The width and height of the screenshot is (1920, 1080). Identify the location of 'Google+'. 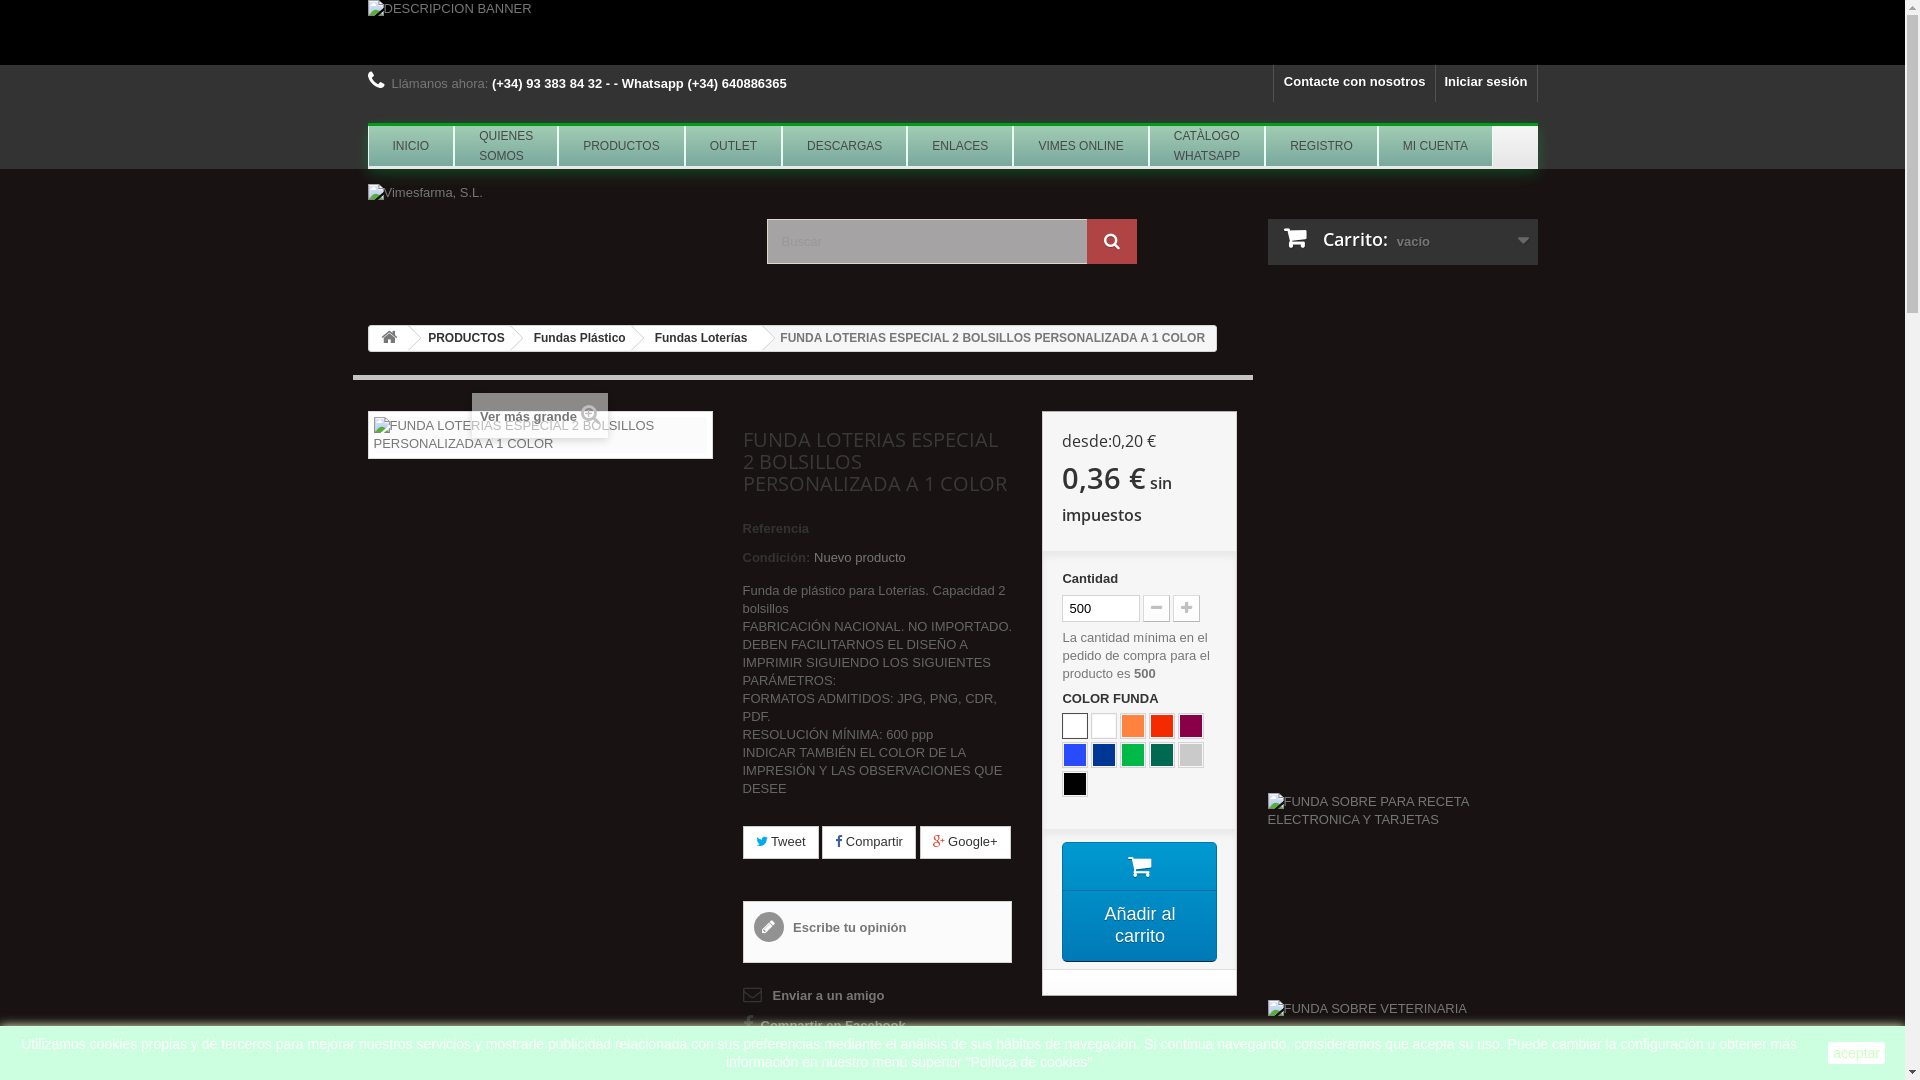
(965, 842).